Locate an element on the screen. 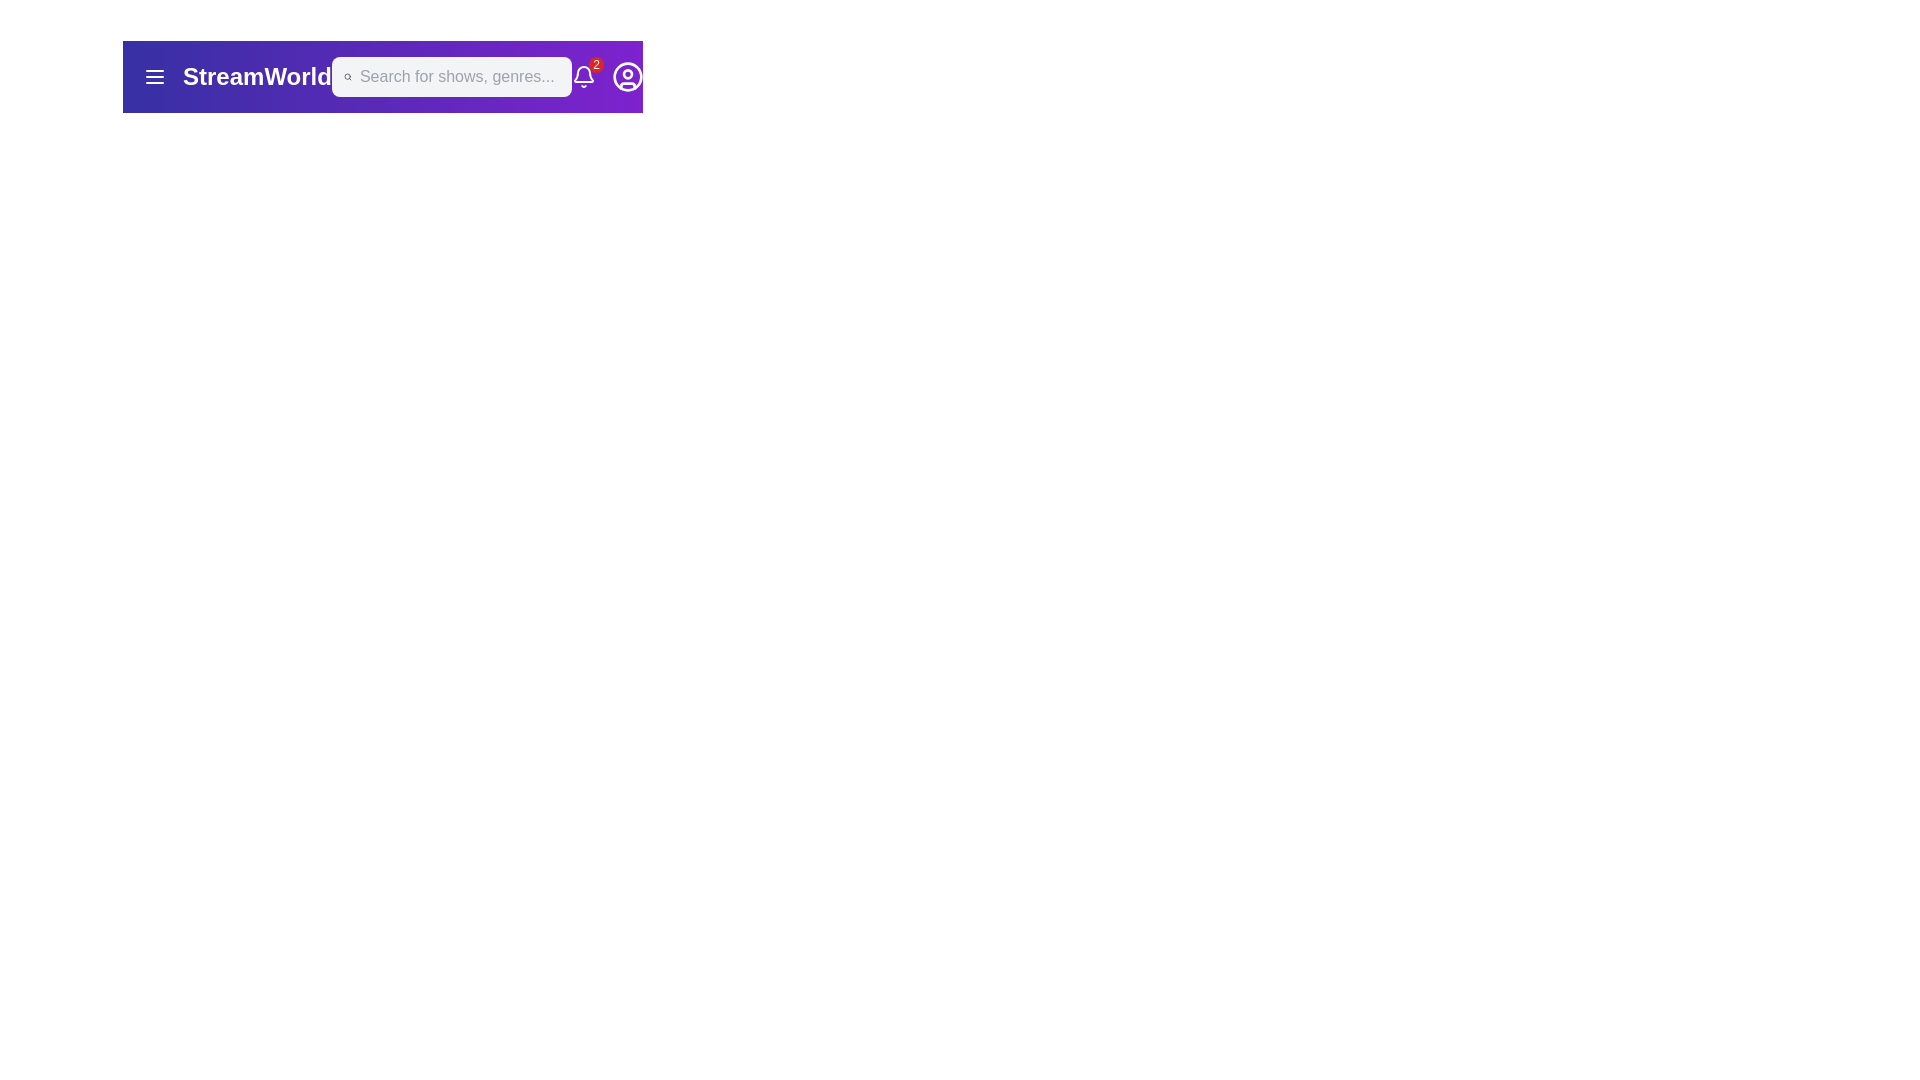 This screenshot has width=1920, height=1080. the red circular badge on the bell icon is located at coordinates (606, 76).